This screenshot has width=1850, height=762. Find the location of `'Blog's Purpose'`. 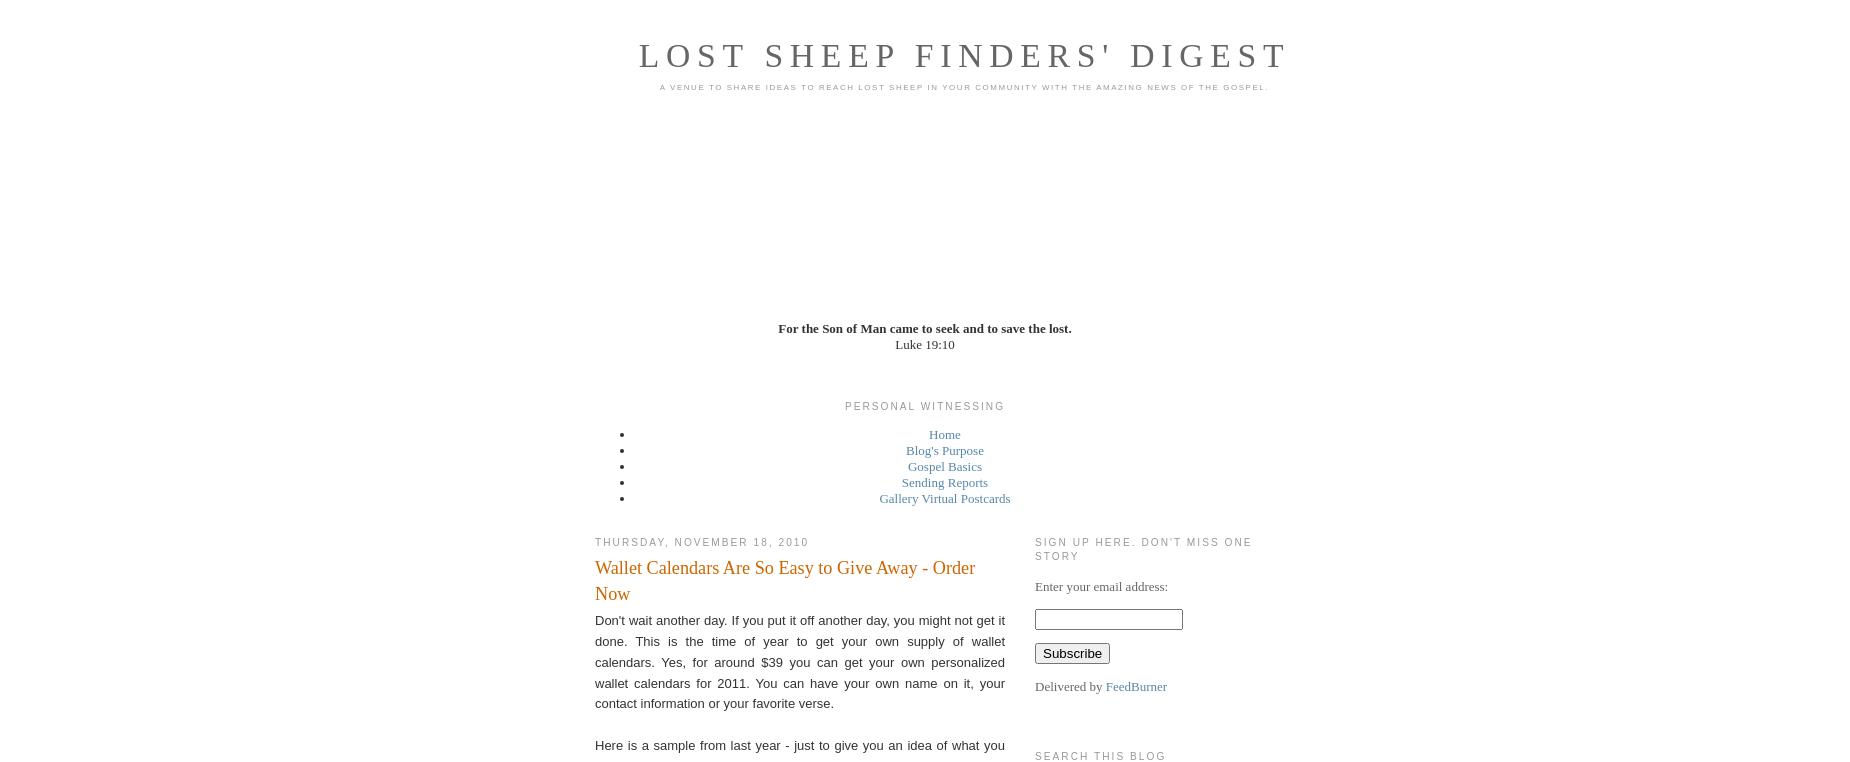

'Blog's Purpose' is located at coordinates (943, 450).